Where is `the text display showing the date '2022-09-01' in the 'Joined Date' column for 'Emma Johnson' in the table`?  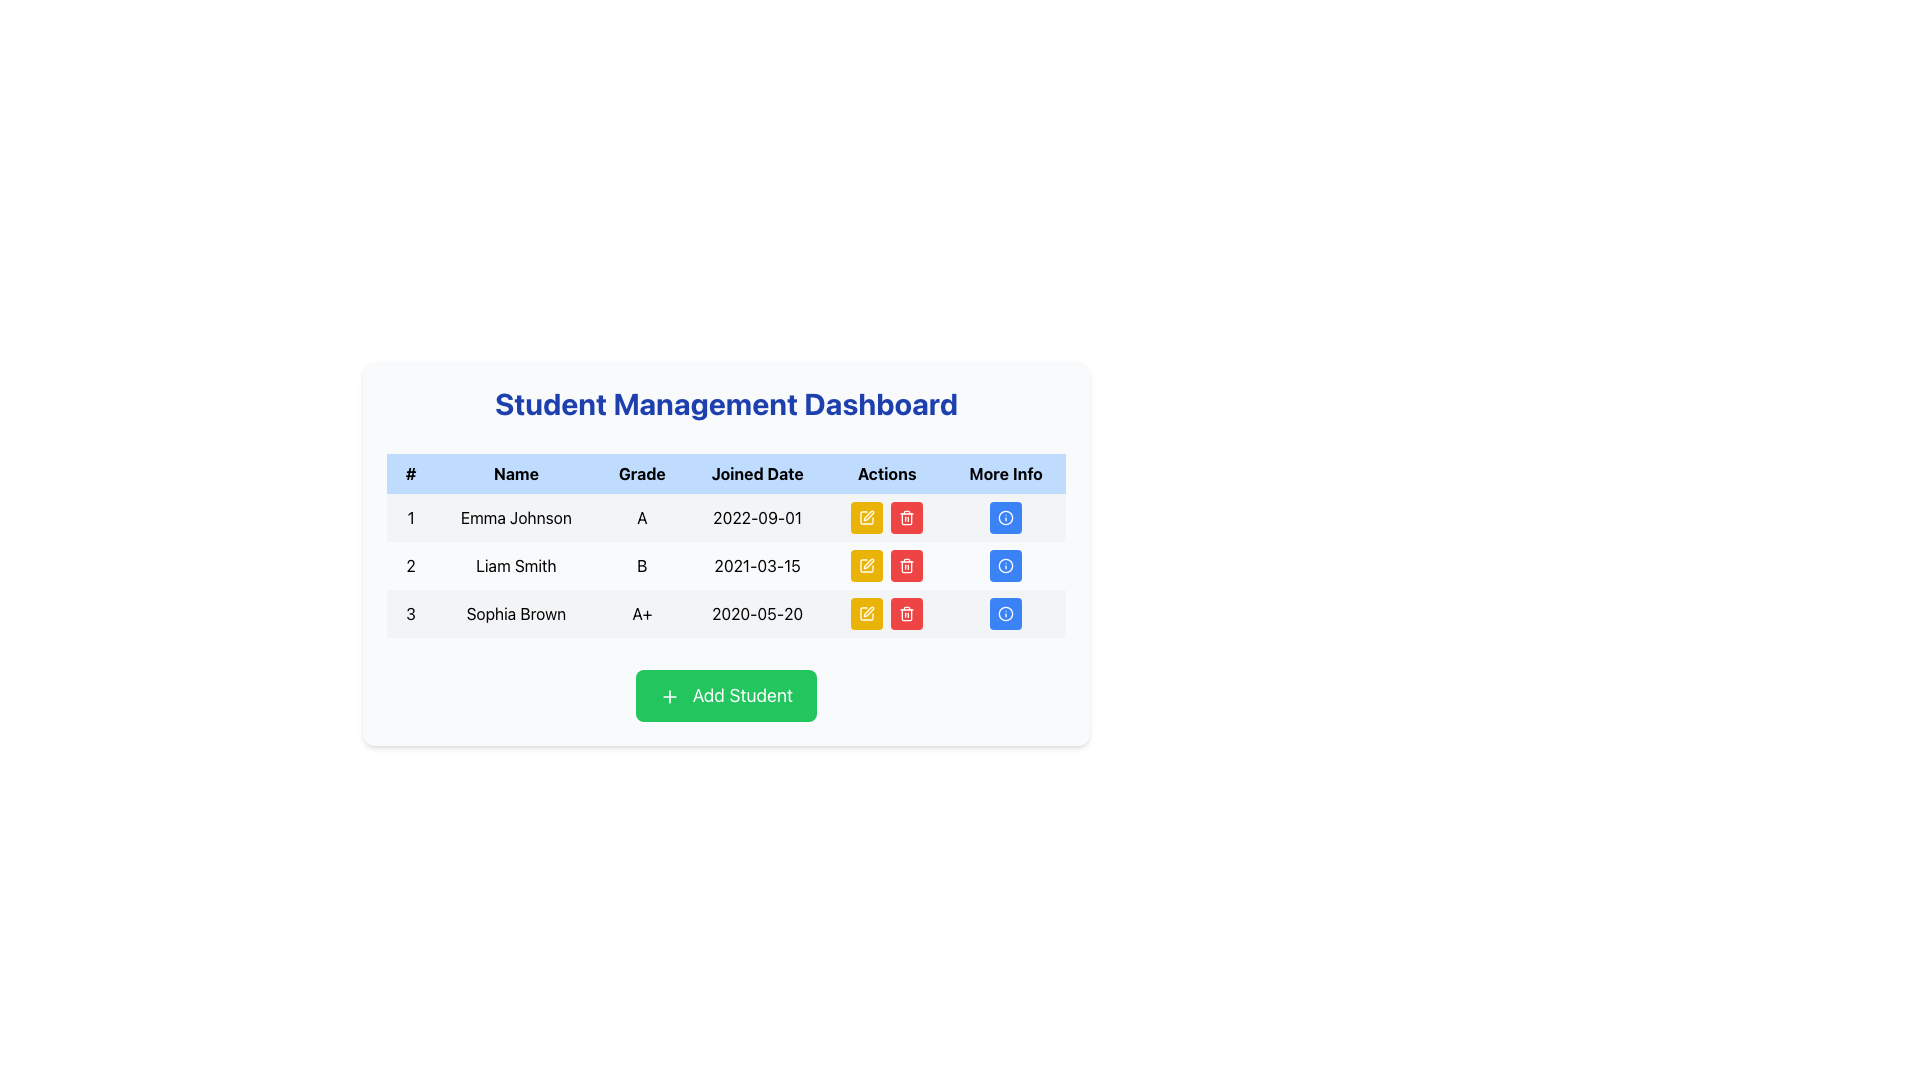
the text display showing the date '2022-09-01' in the 'Joined Date' column for 'Emma Johnson' in the table is located at coordinates (756, 516).